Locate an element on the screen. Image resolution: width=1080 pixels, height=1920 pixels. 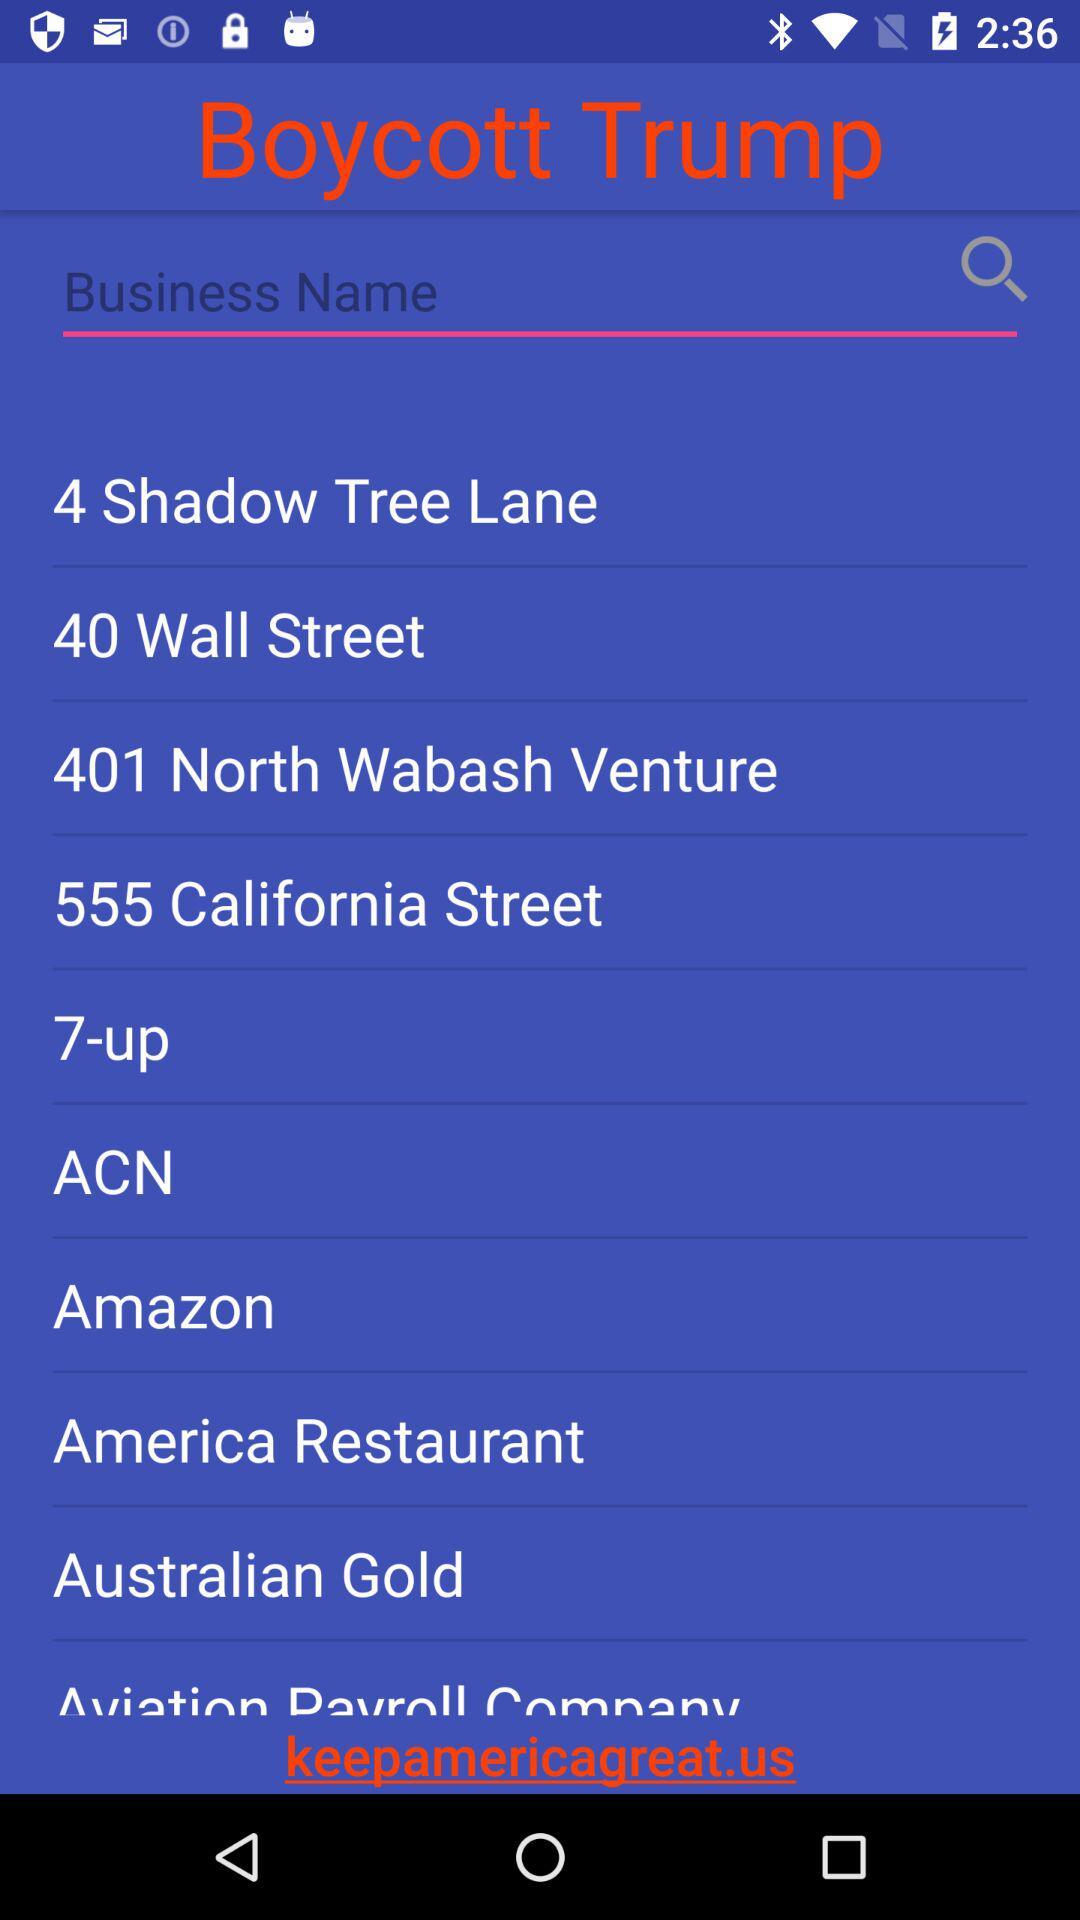
keepamericagreat.us  item is located at coordinates (540, 1753).